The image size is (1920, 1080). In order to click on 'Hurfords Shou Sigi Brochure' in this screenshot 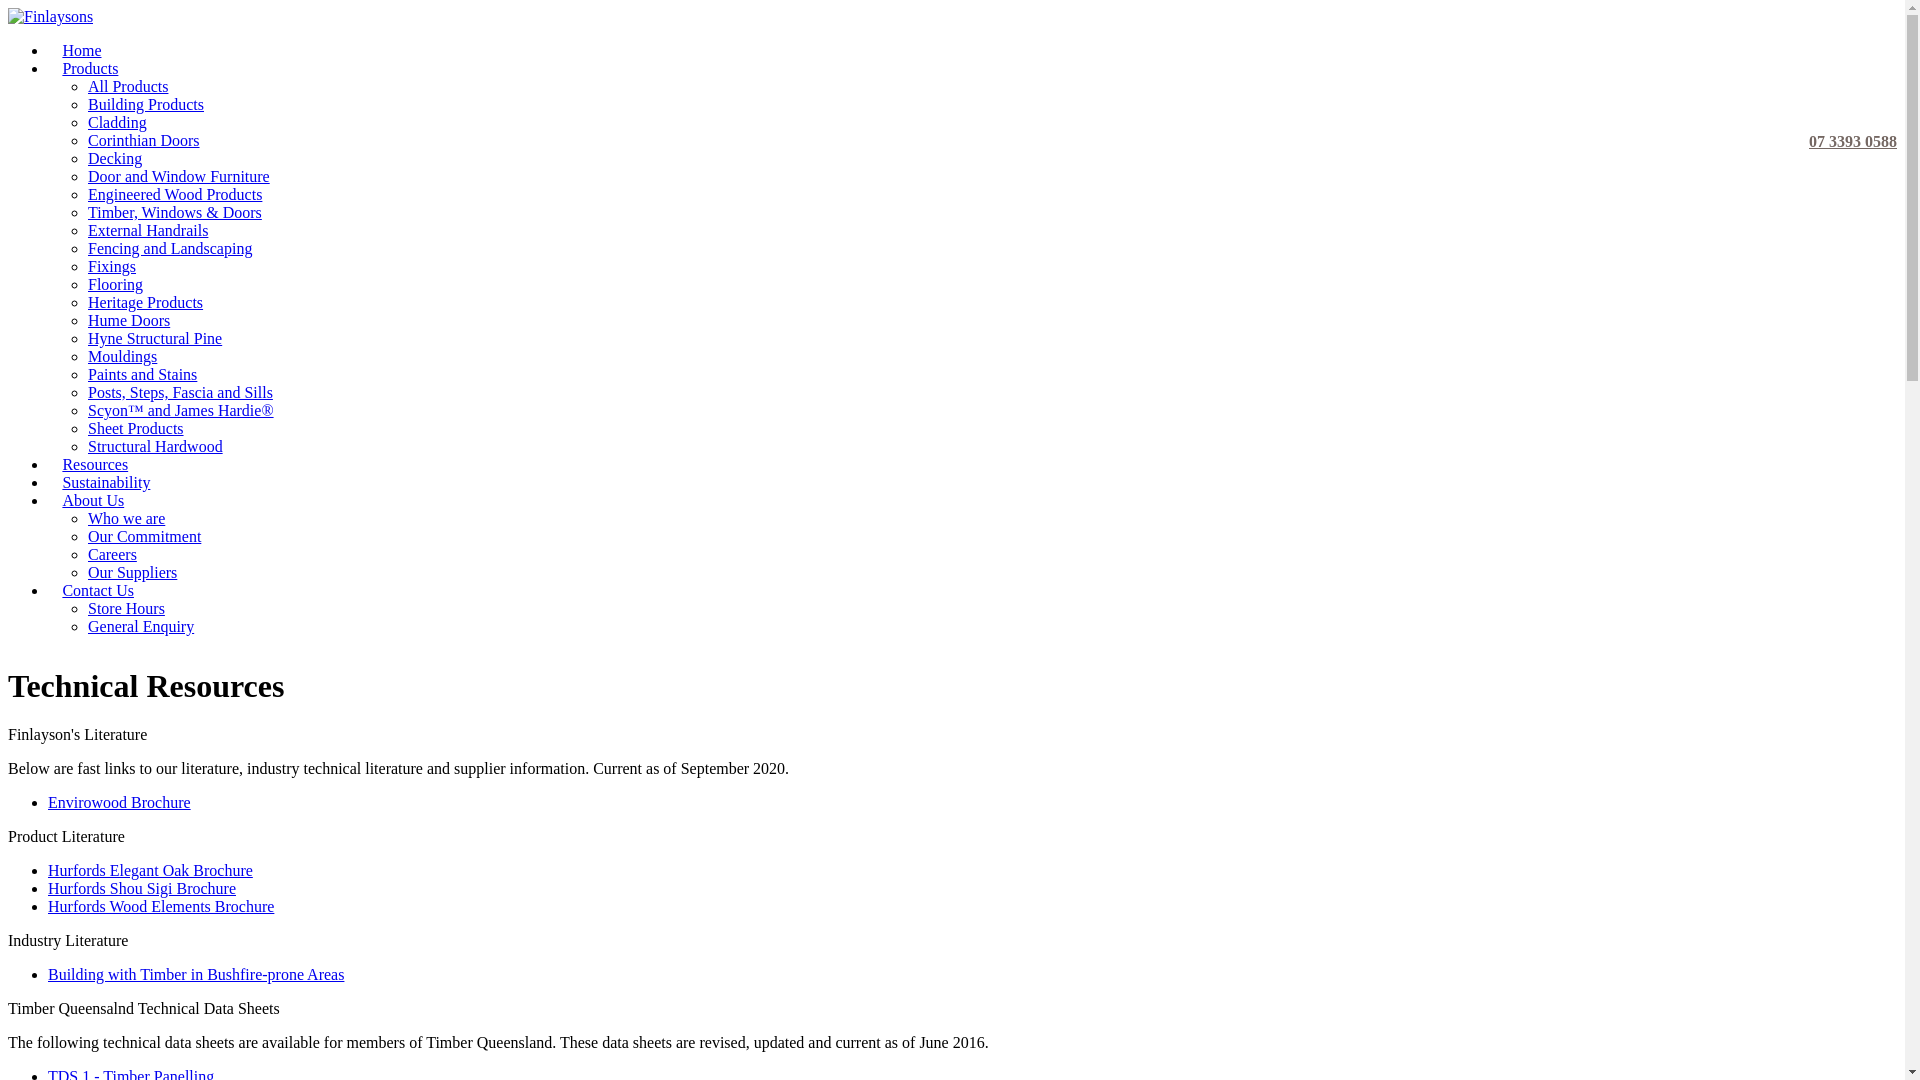, I will do `click(141, 887)`.